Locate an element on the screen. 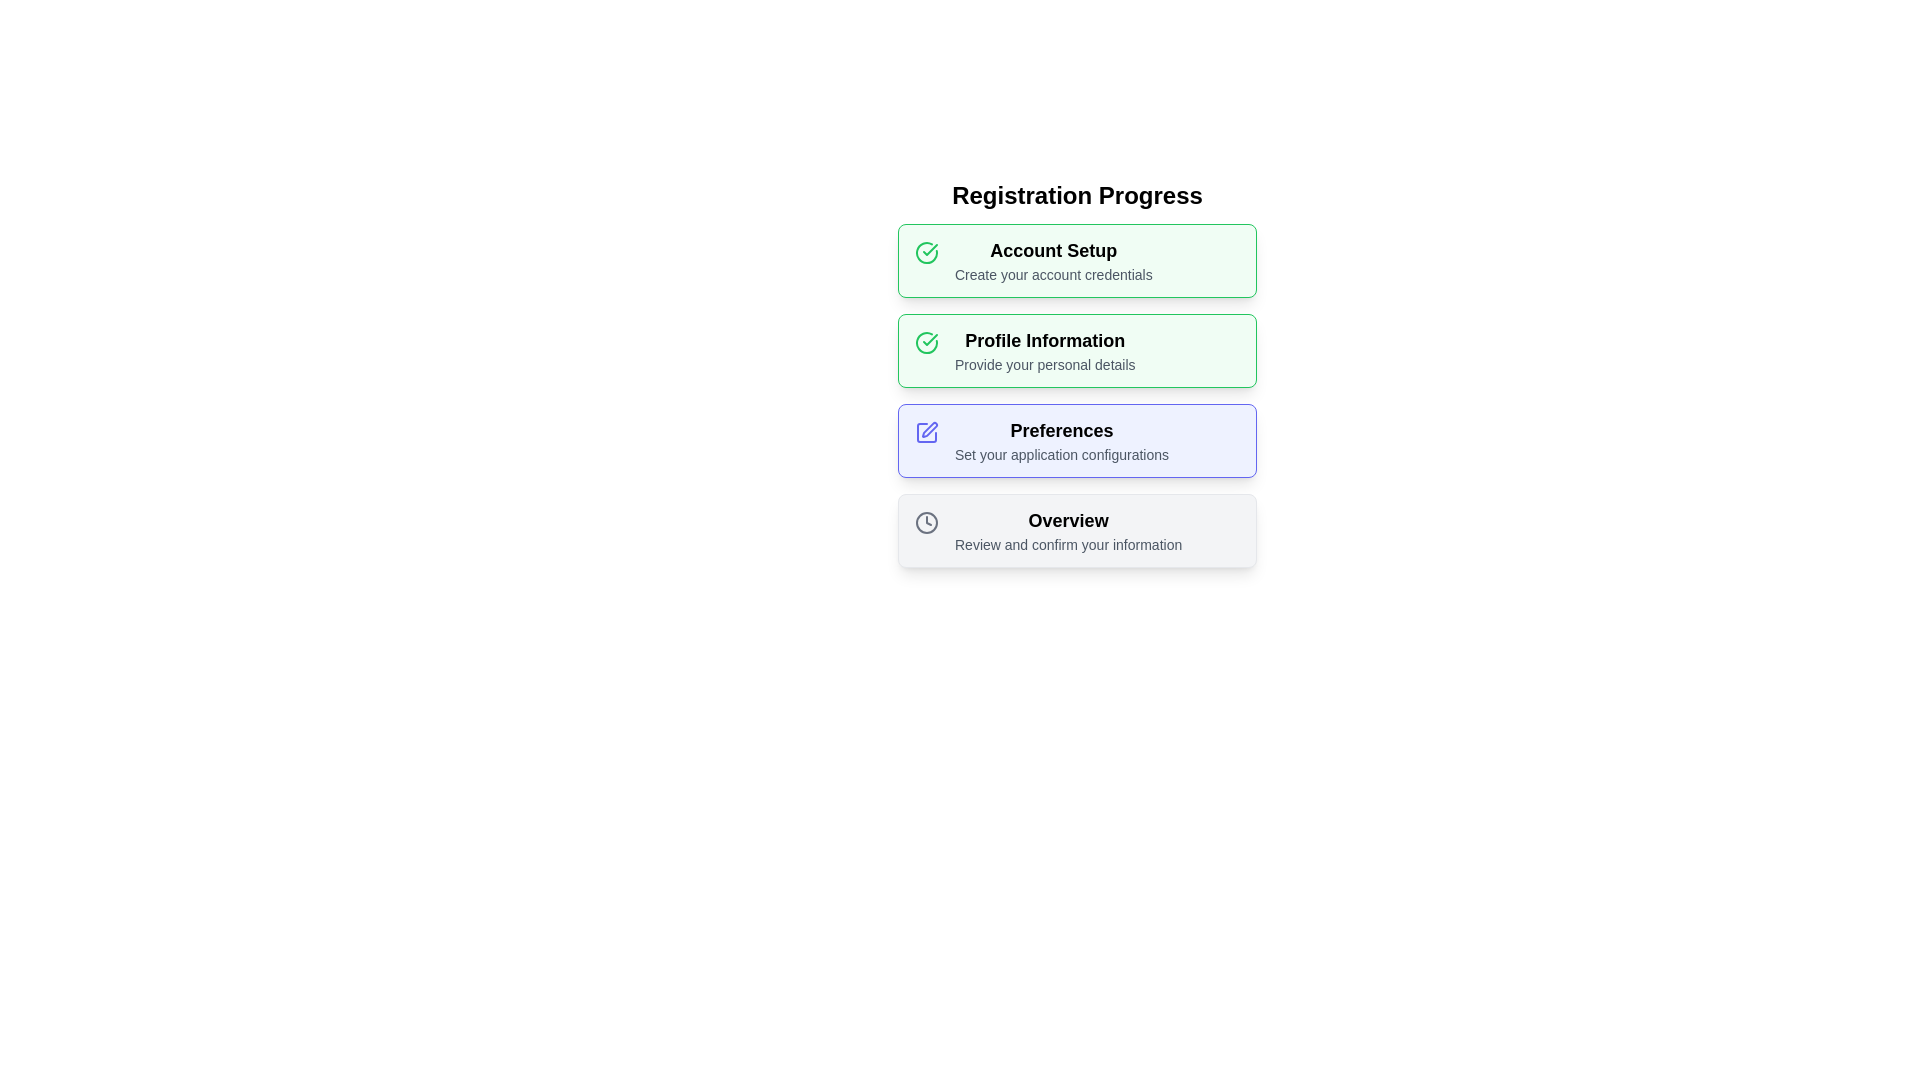 This screenshot has width=1920, height=1080. bold text label 'Account Setup' located at the top of a vertical list, styled with large font size and black color, within a light green box is located at coordinates (1052, 249).